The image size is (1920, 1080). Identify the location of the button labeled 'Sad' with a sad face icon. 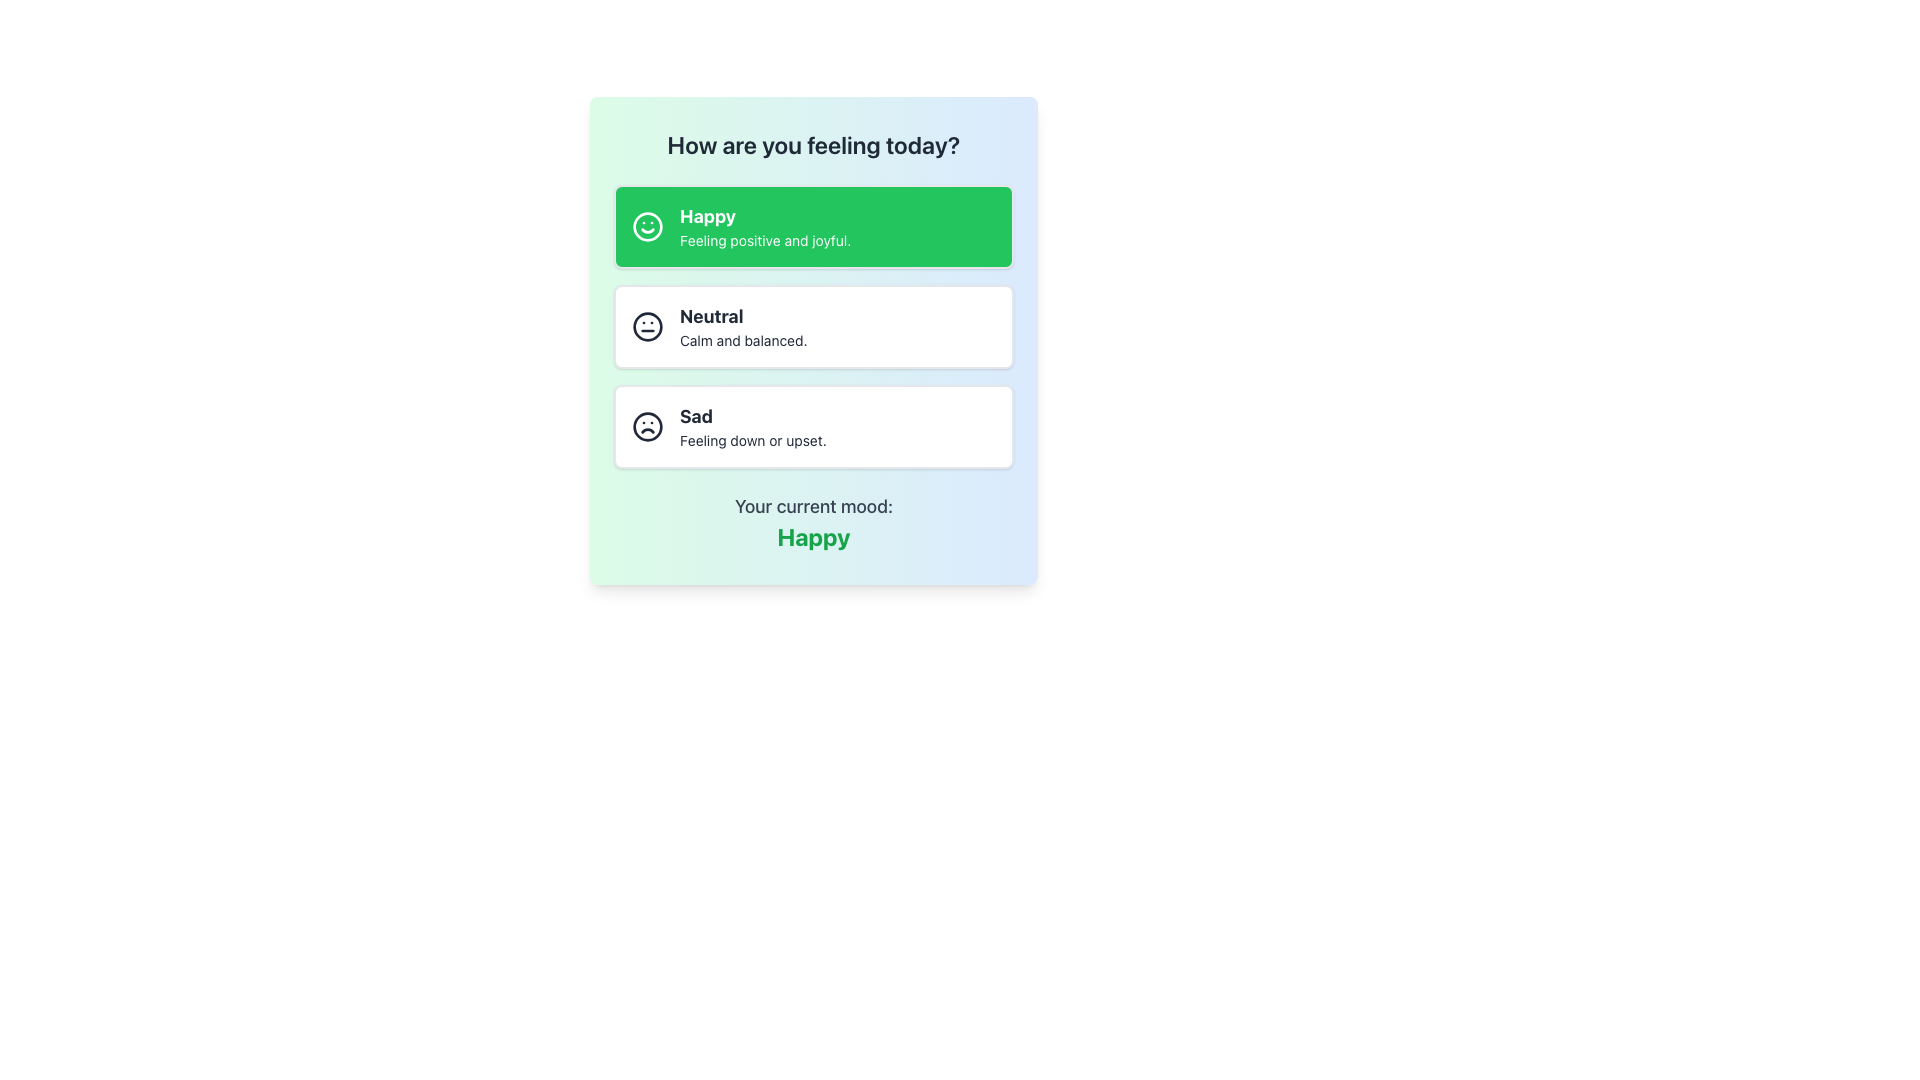
(814, 426).